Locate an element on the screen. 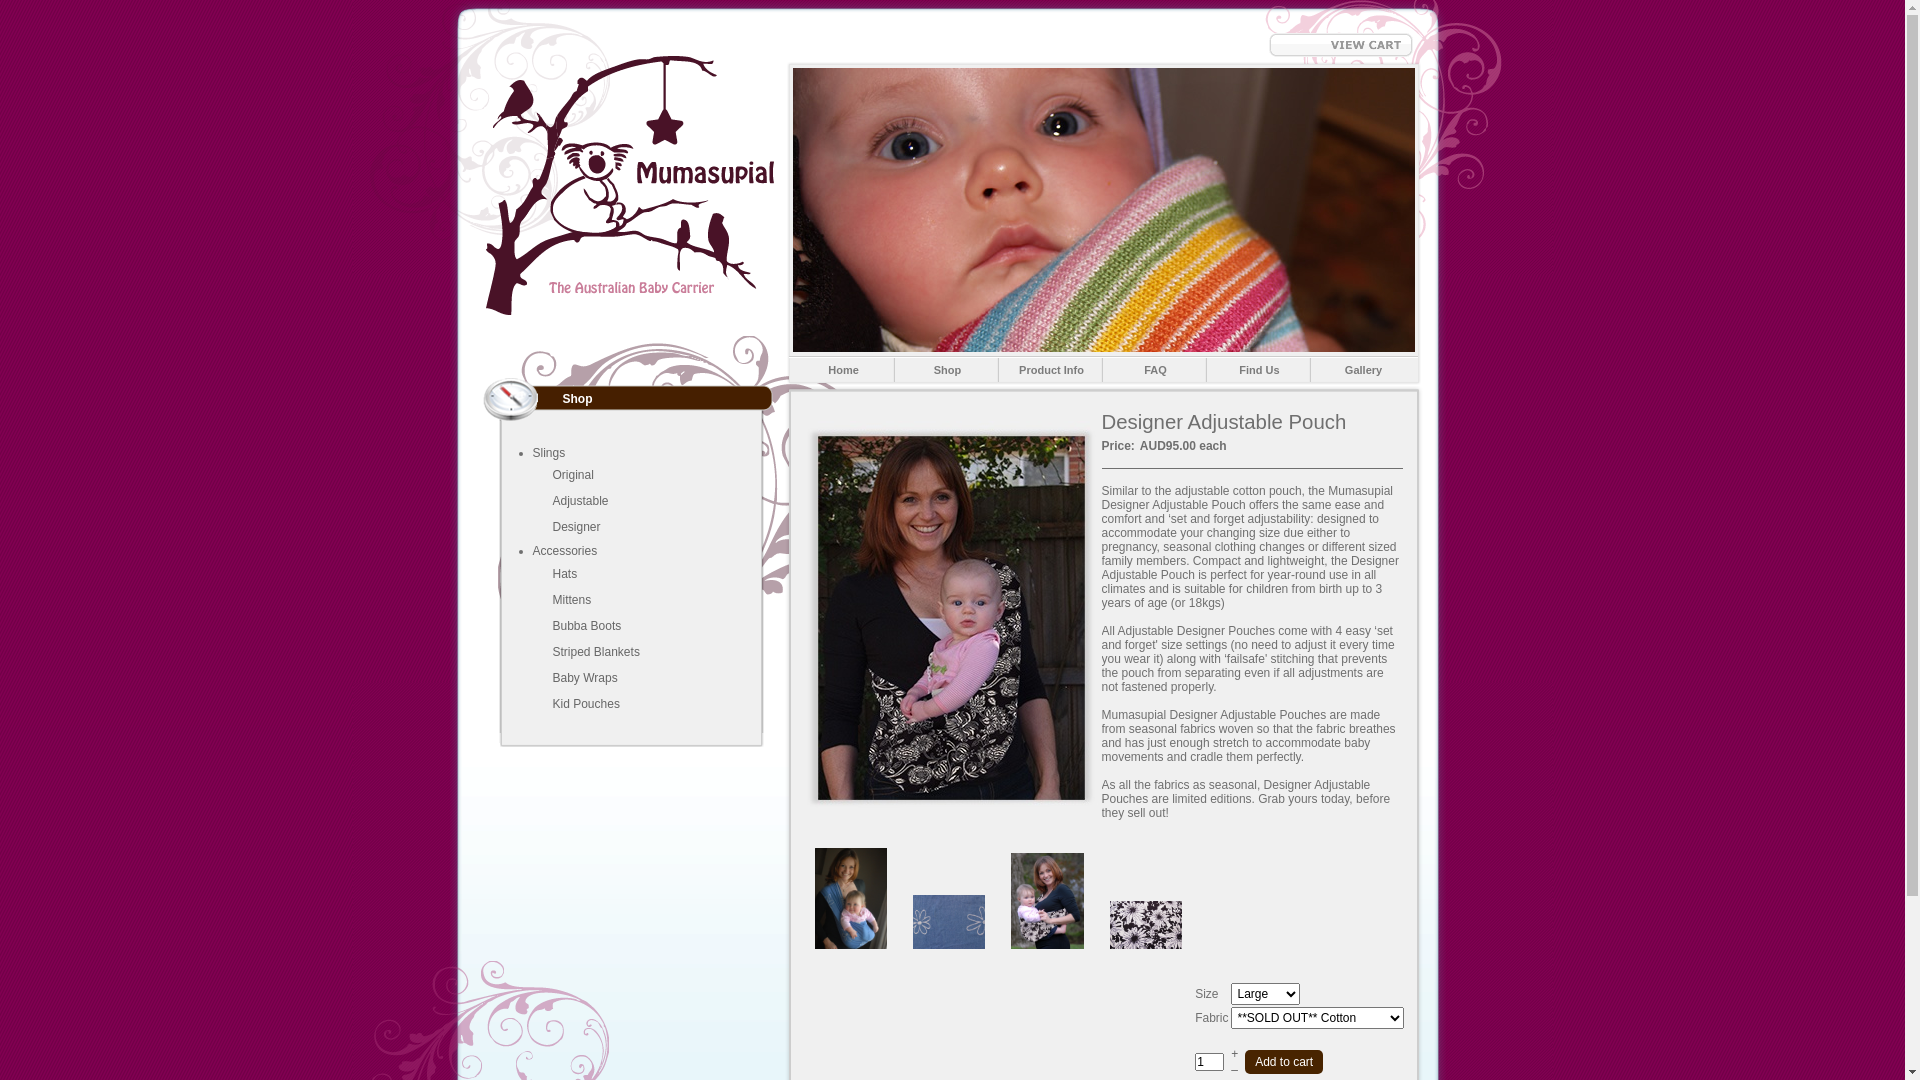  'Adjustable' is located at coordinates (552, 500).